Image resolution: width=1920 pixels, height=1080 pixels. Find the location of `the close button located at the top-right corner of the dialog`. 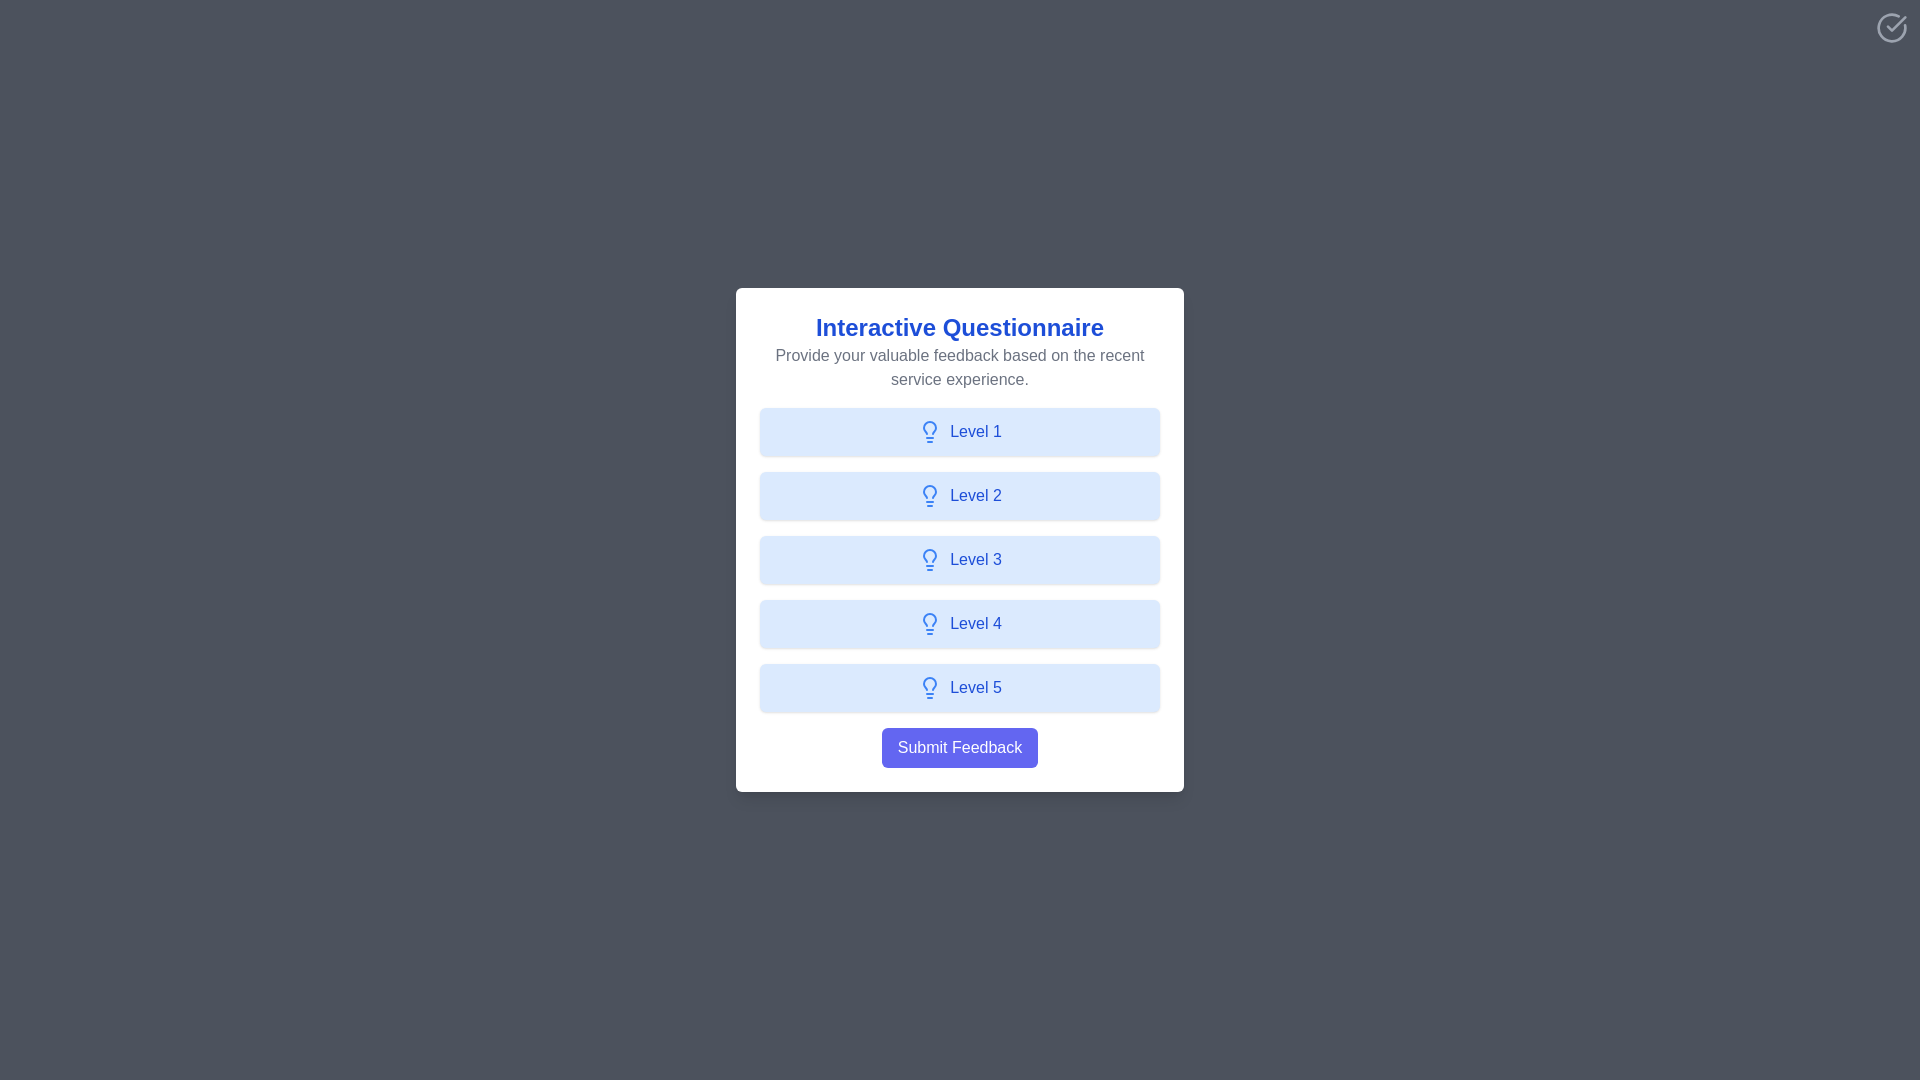

the close button located at the top-right corner of the dialog is located at coordinates (1890, 27).